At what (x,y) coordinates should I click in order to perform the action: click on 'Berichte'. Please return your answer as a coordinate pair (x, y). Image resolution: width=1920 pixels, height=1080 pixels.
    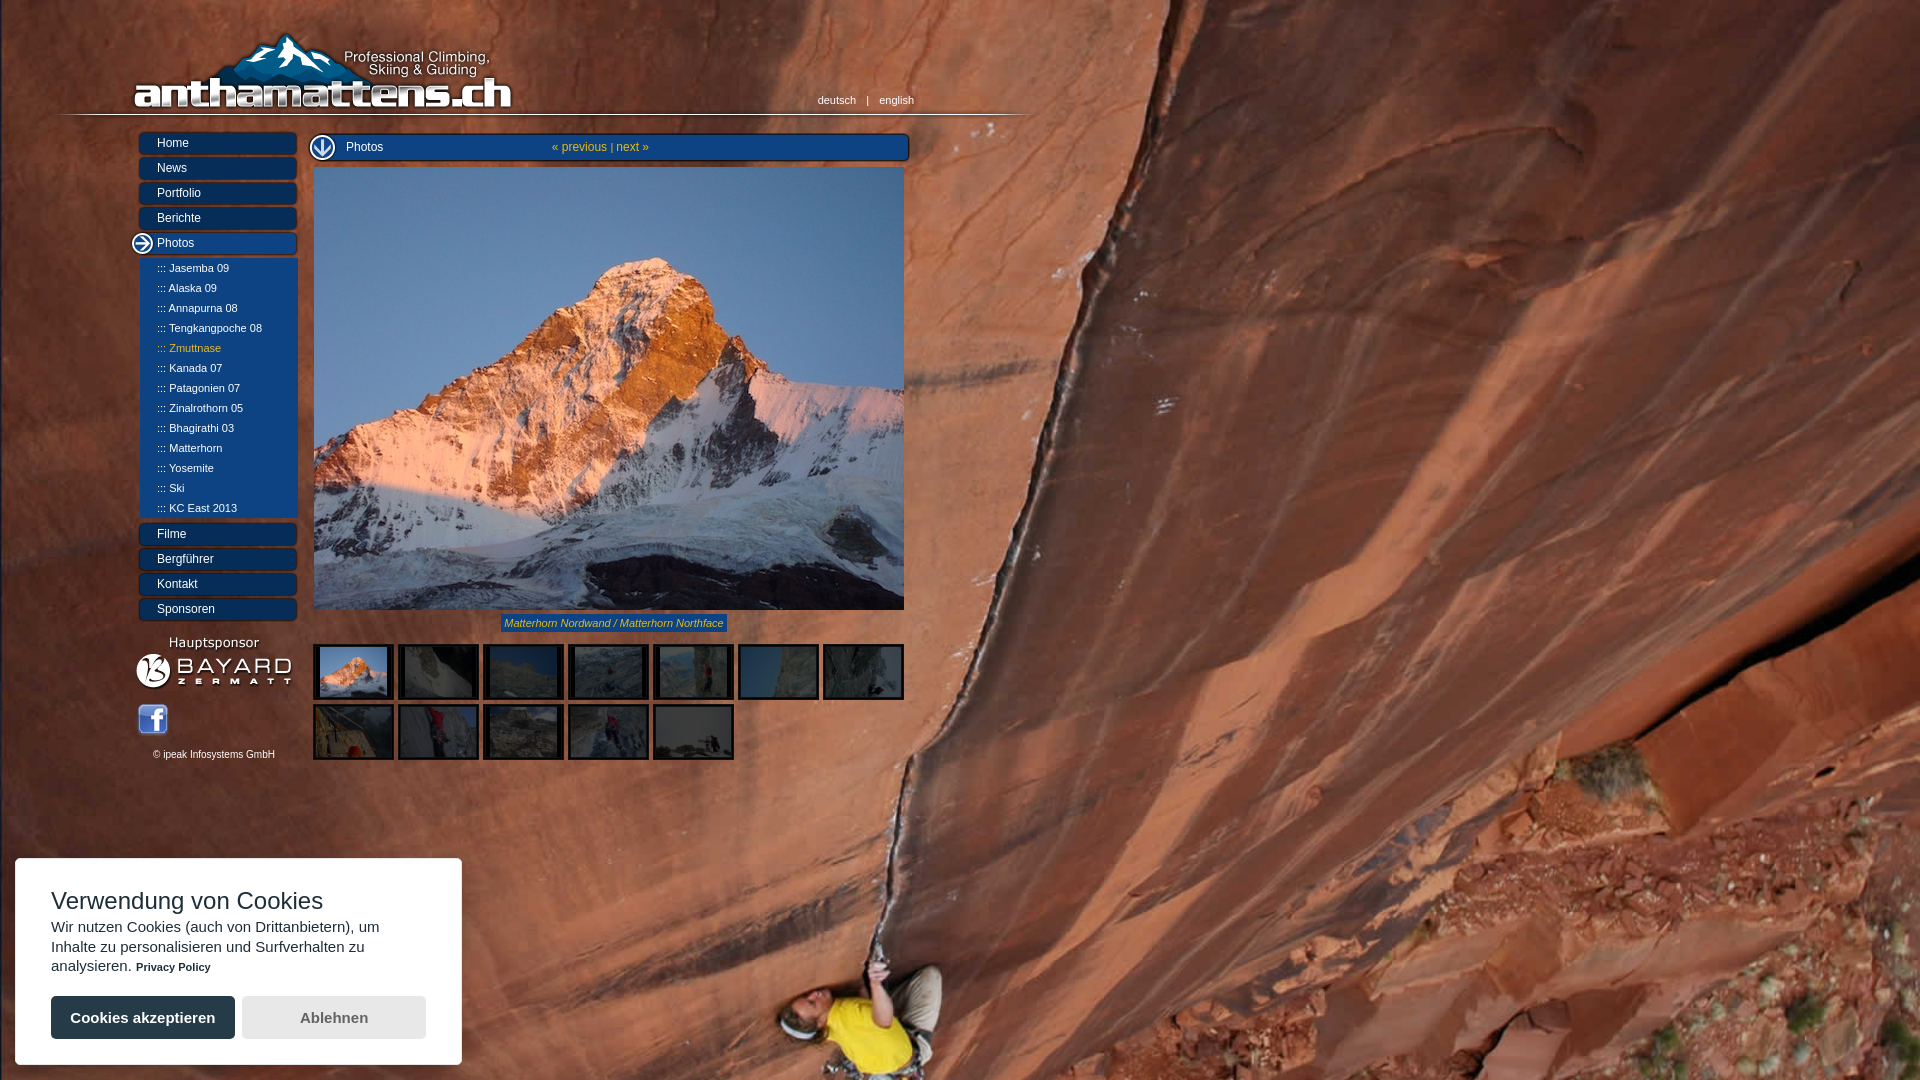
    Looking at the image, I should click on (165, 218).